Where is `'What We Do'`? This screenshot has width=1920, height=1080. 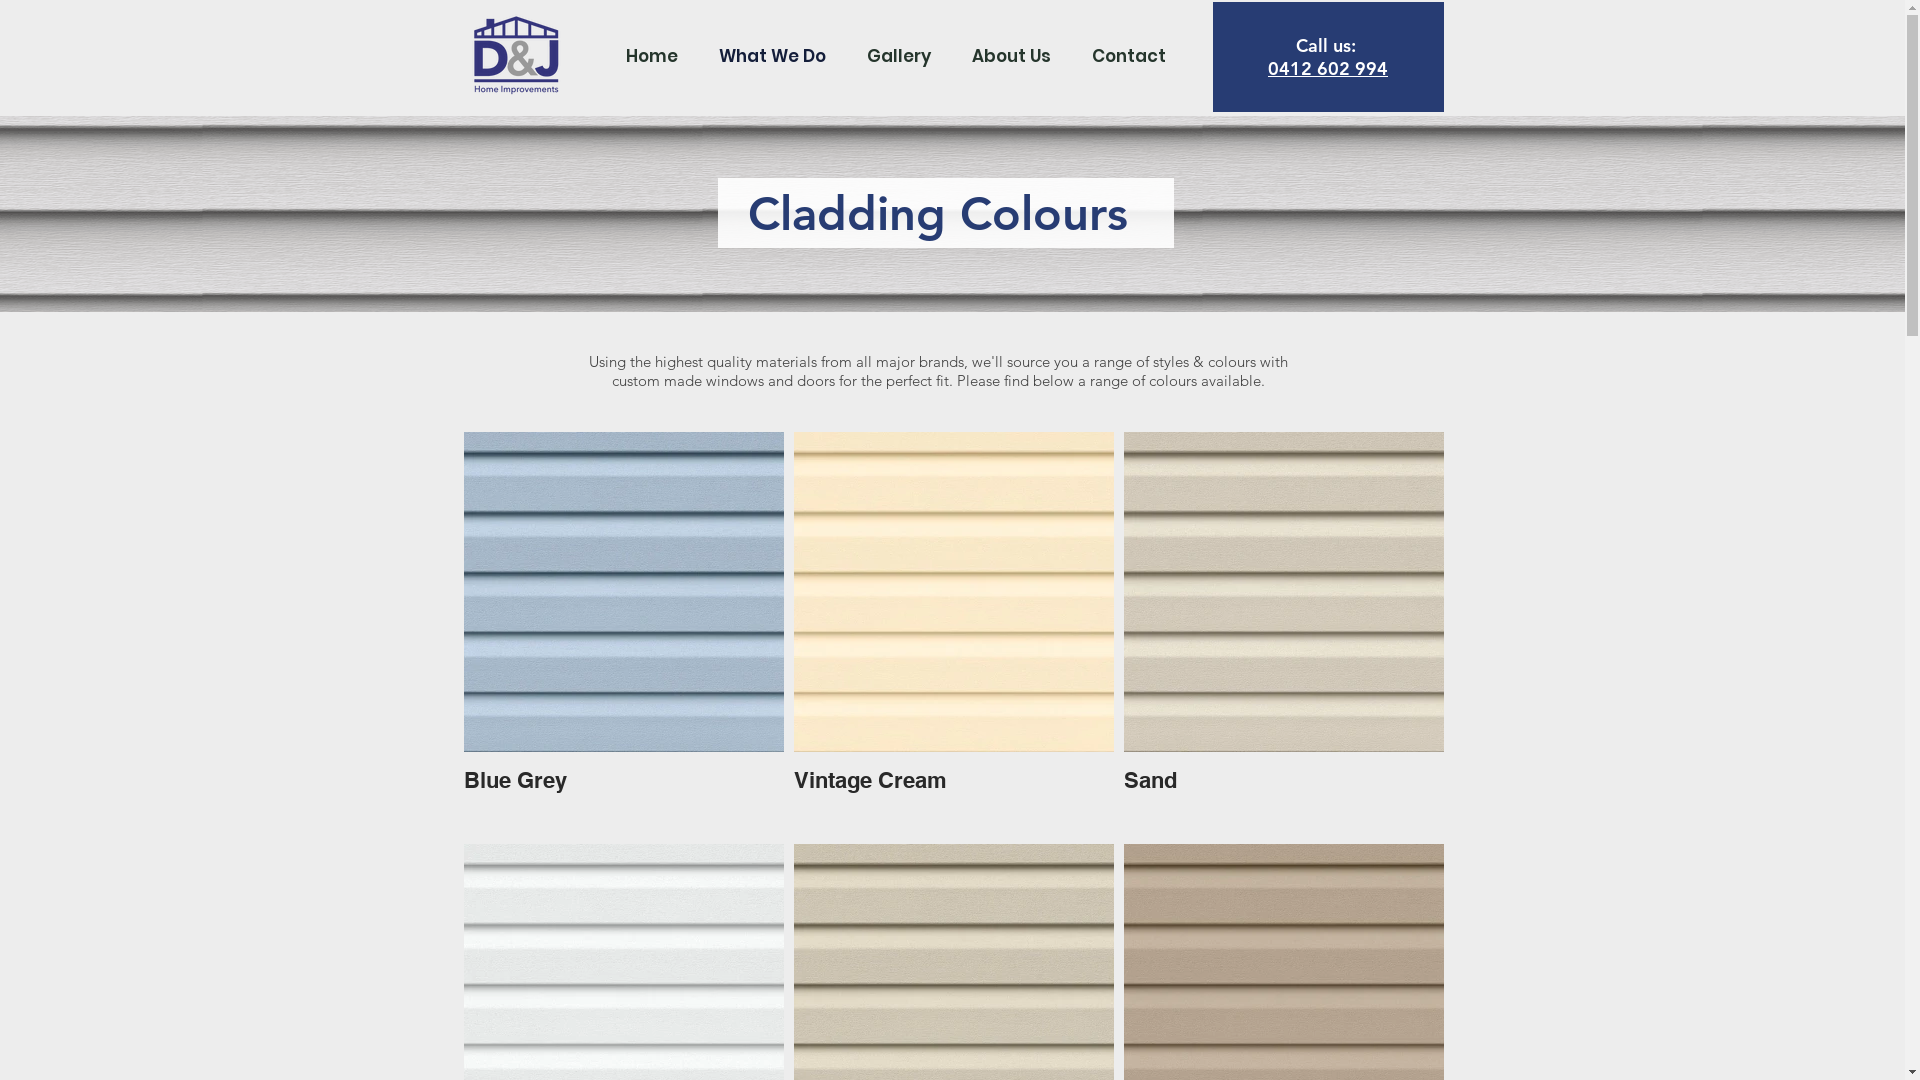
'What We Do' is located at coordinates (771, 55).